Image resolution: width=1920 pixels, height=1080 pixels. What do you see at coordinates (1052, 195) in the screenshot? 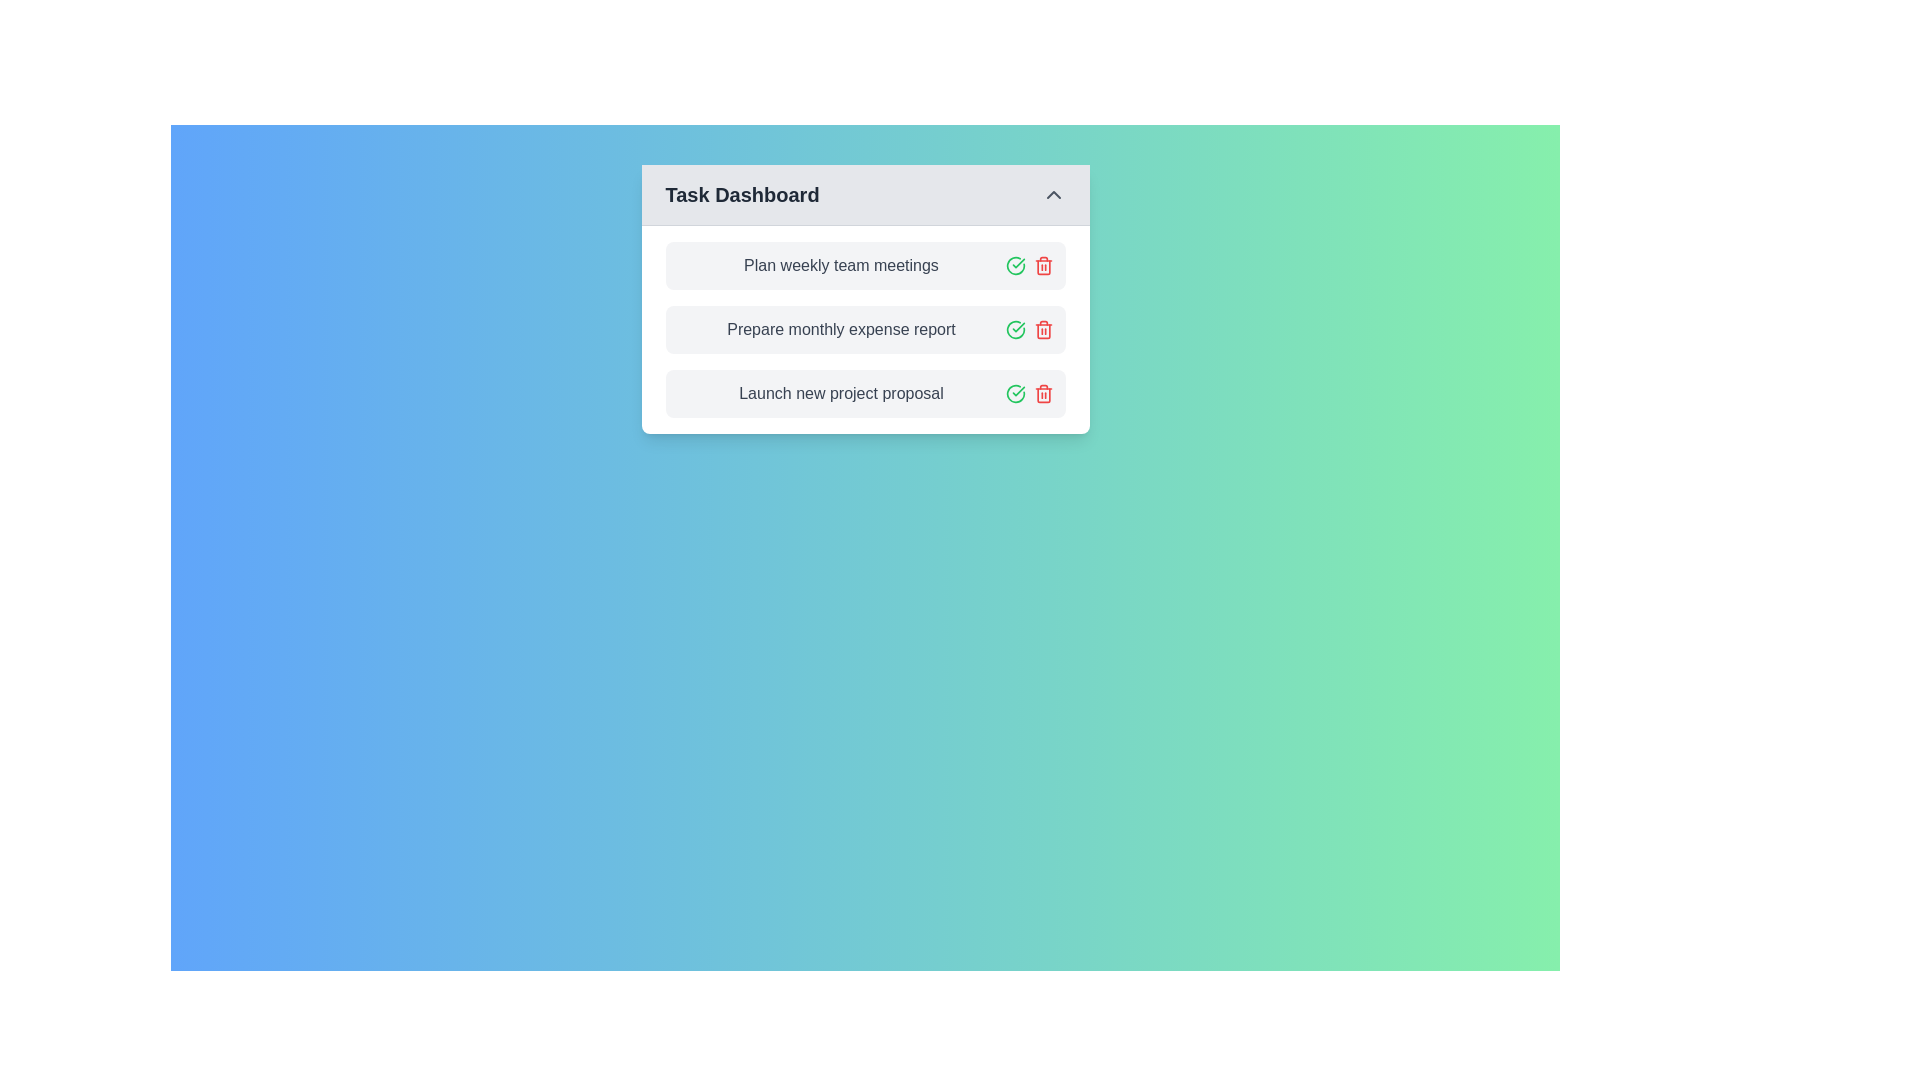
I see `keyboard navigation` at bounding box center [1052, 195].